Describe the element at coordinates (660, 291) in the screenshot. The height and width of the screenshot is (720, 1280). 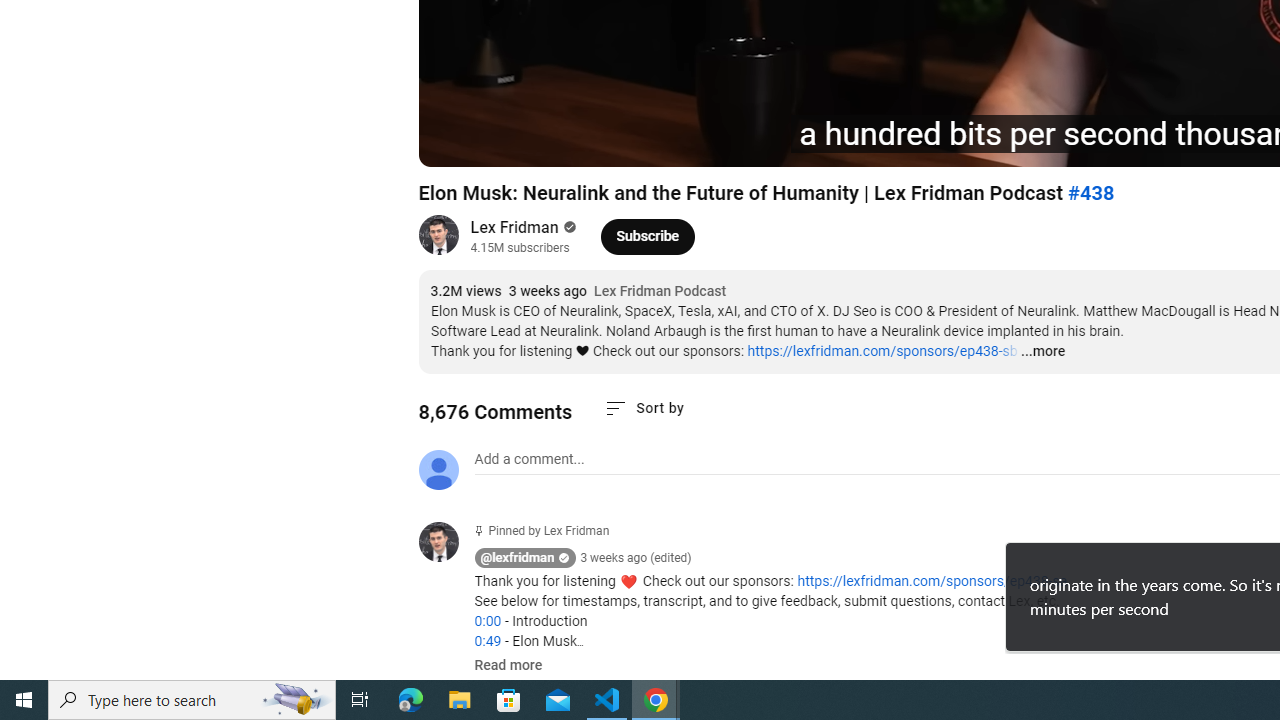
I see `'Lex Fridman Podcast'` at that location.